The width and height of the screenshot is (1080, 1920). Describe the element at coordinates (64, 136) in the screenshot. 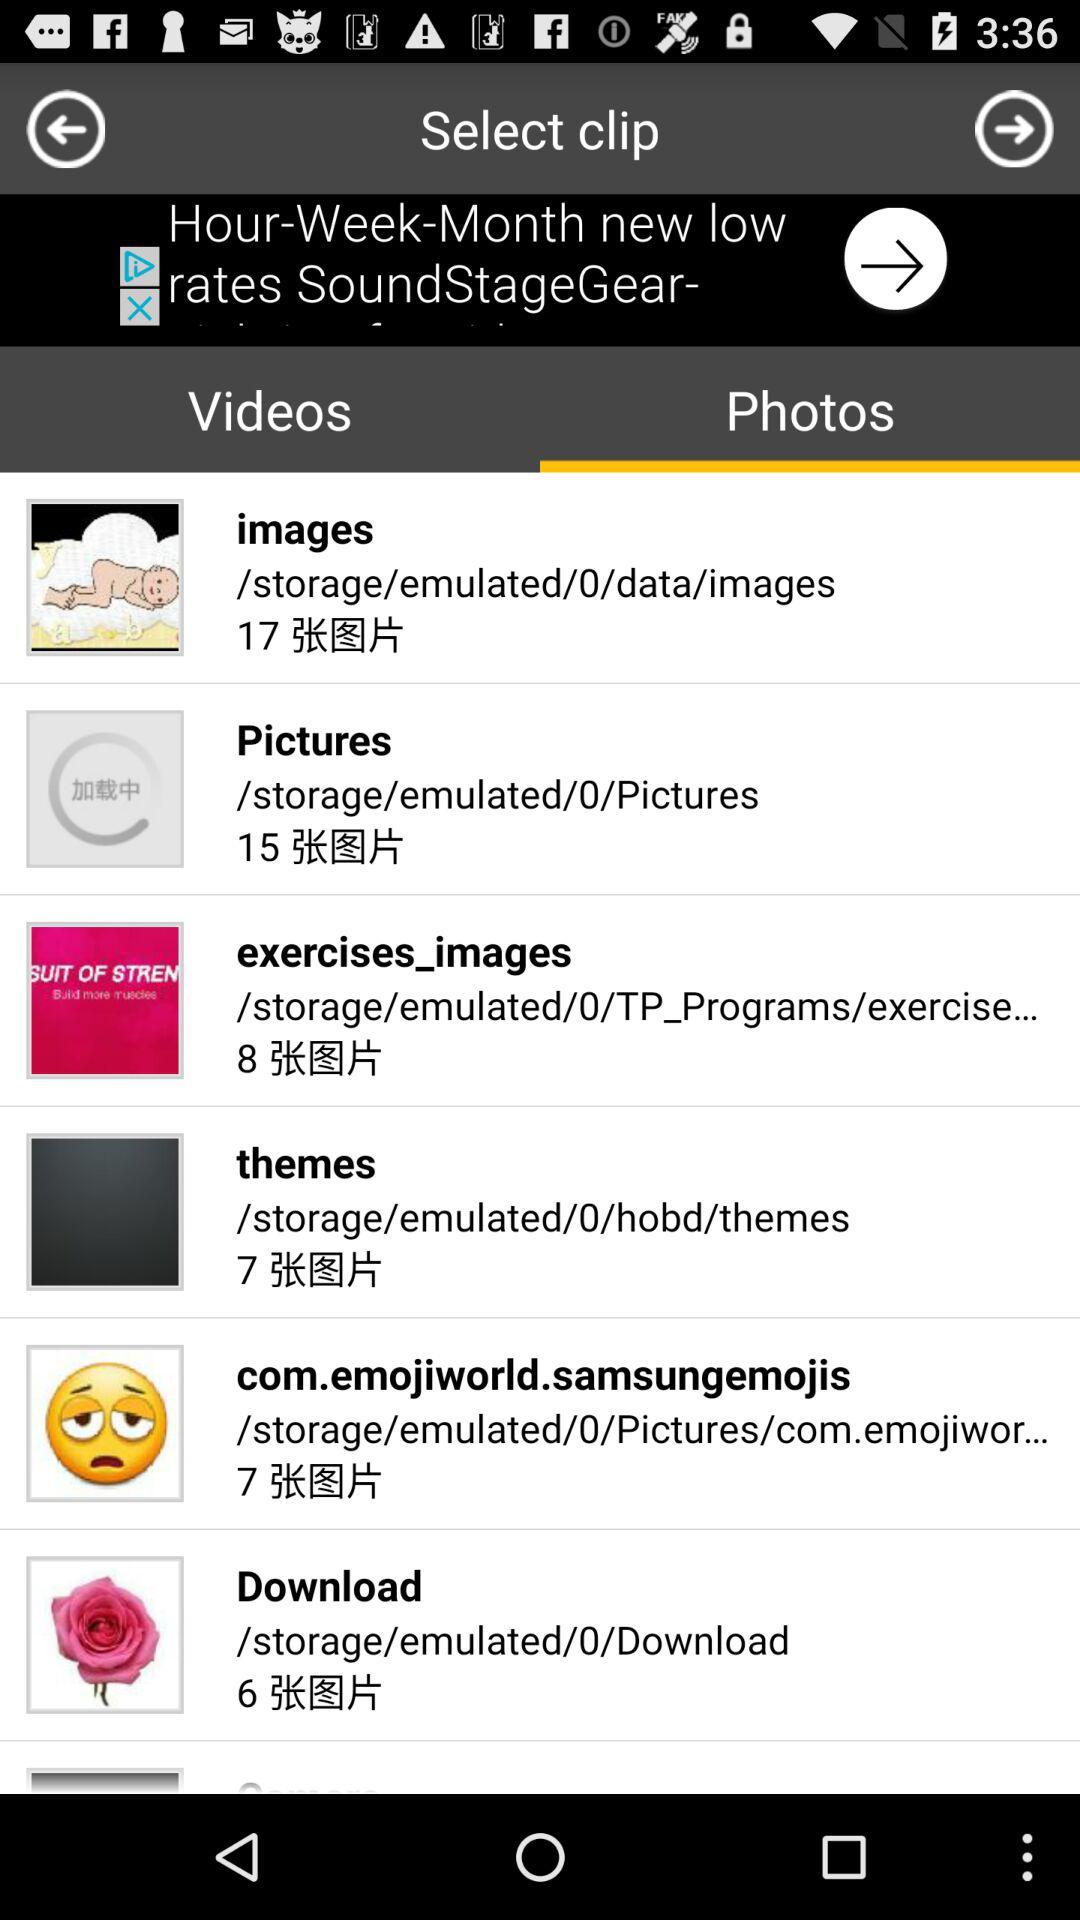

I see `the arrow_backward icon` at that location.